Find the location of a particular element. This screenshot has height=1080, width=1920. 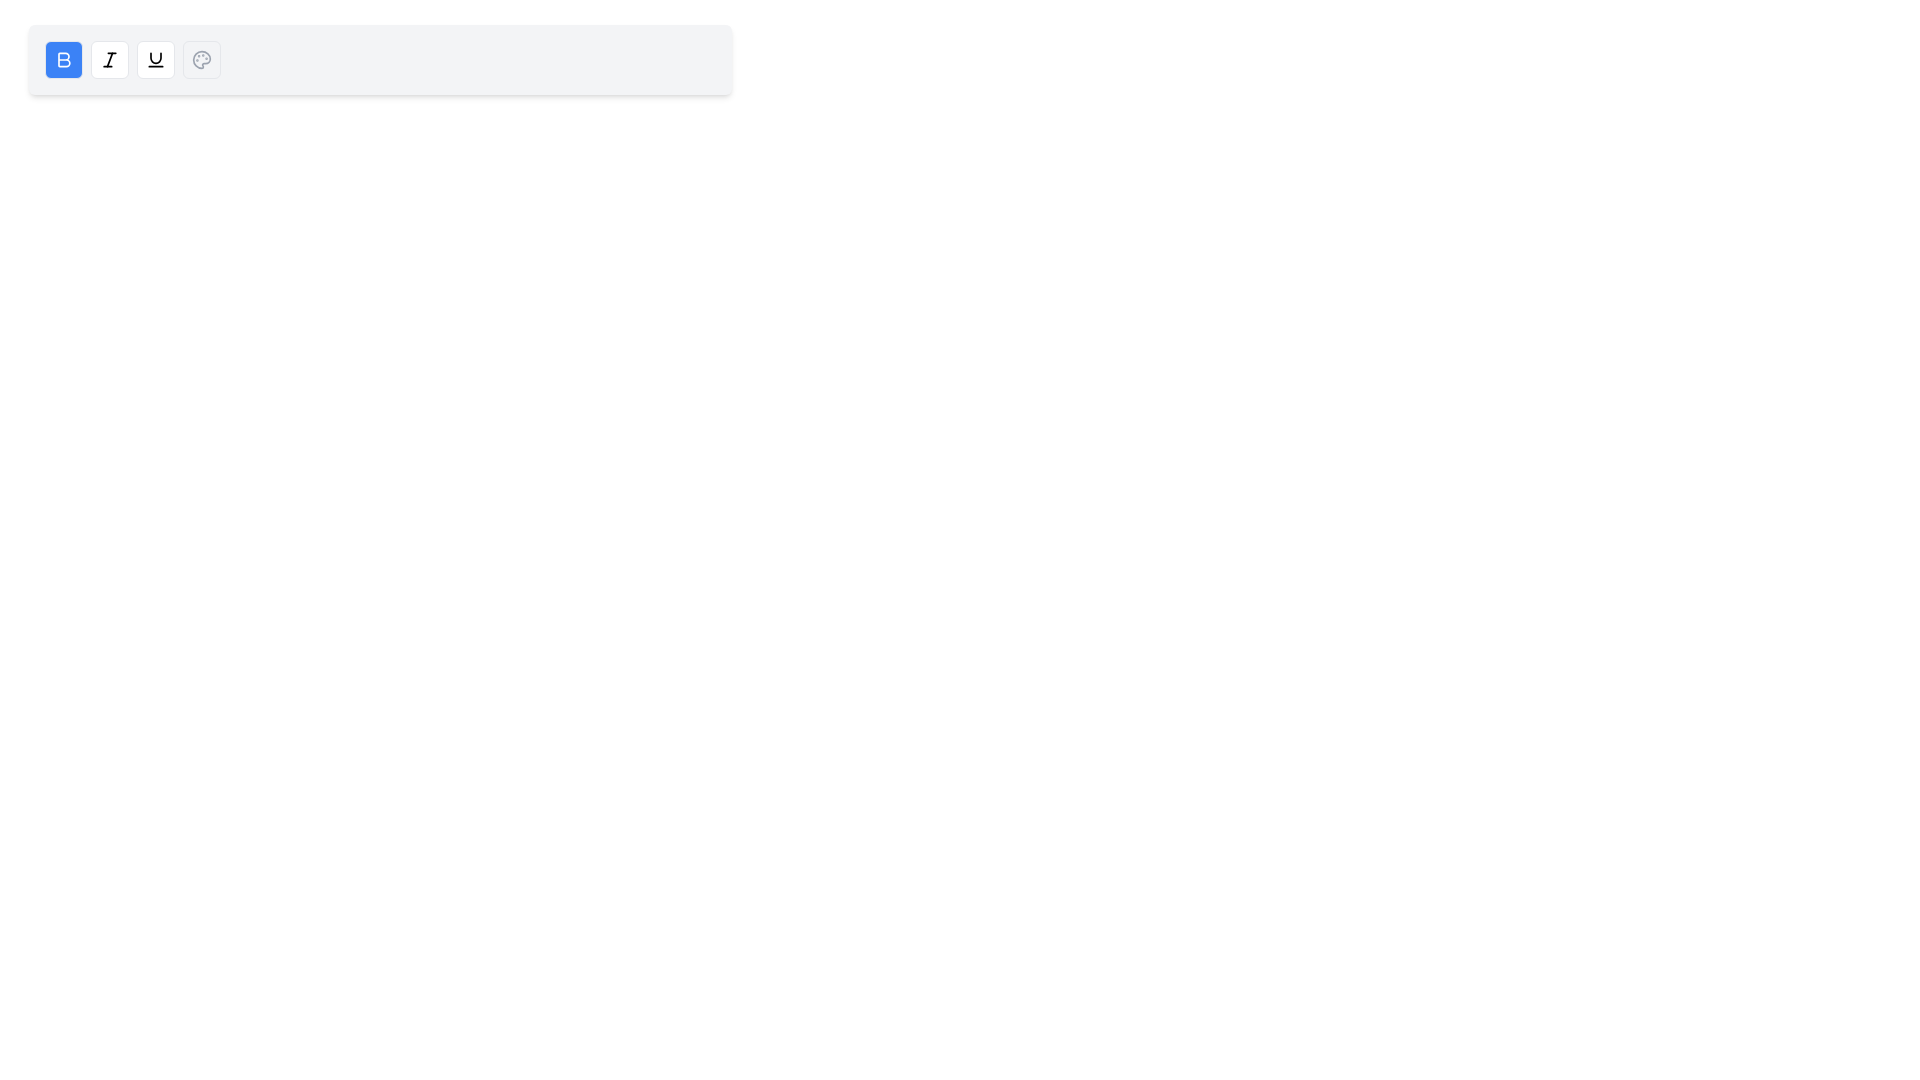

the underline formatting button located in the text formatting toolbar to apply underline formatting is located at coordinates (155, 59).